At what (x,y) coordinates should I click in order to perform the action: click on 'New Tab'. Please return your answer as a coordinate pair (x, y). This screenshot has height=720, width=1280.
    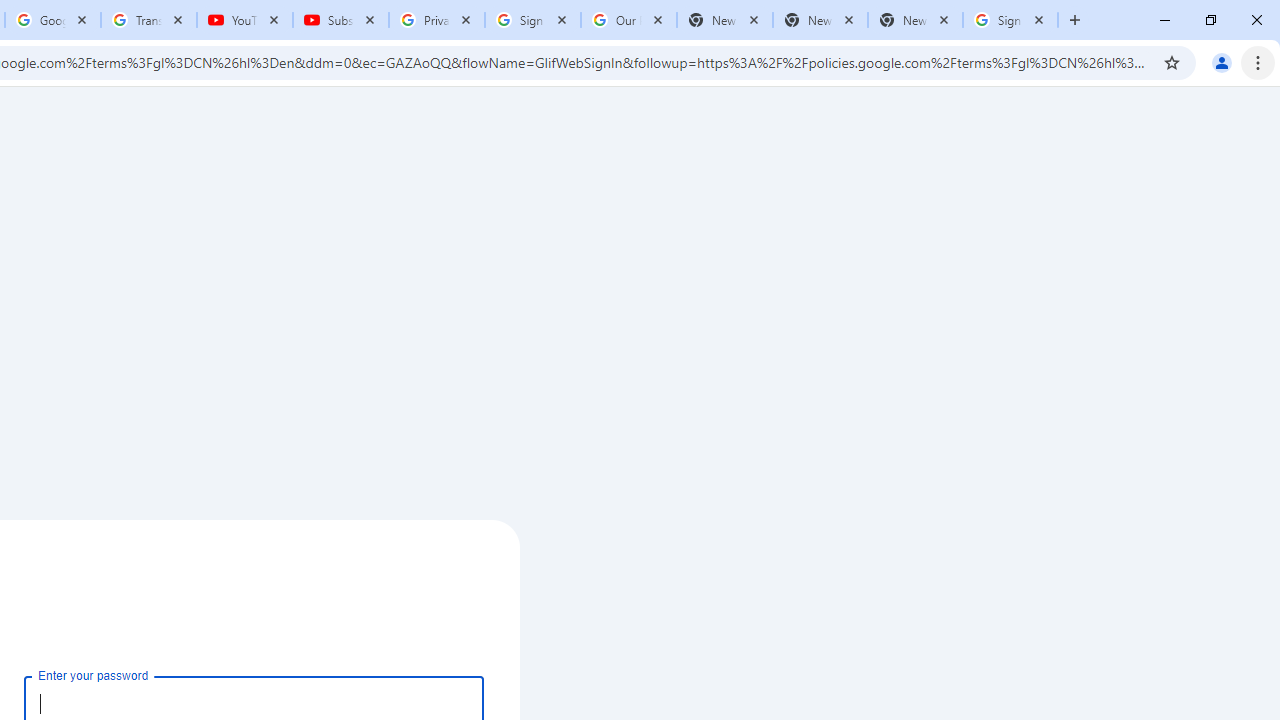
    Looking at the image, I should click on (914, 20).